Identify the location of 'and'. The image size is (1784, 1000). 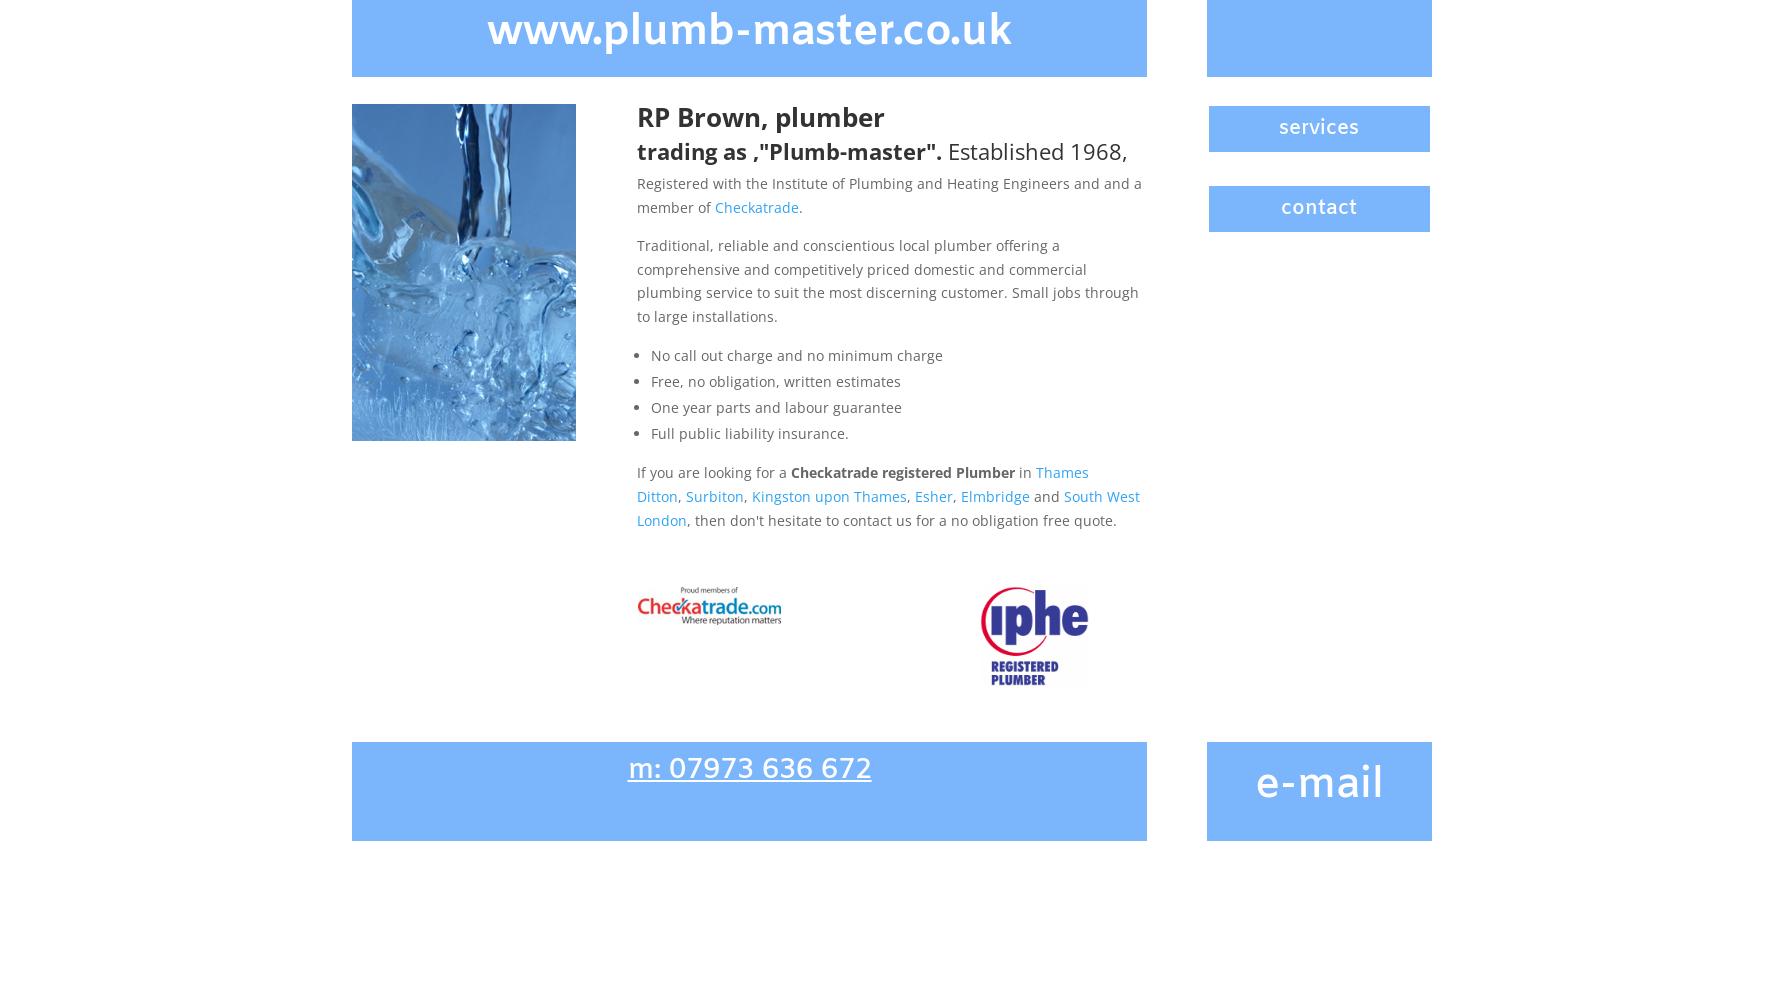
(1044, 494).